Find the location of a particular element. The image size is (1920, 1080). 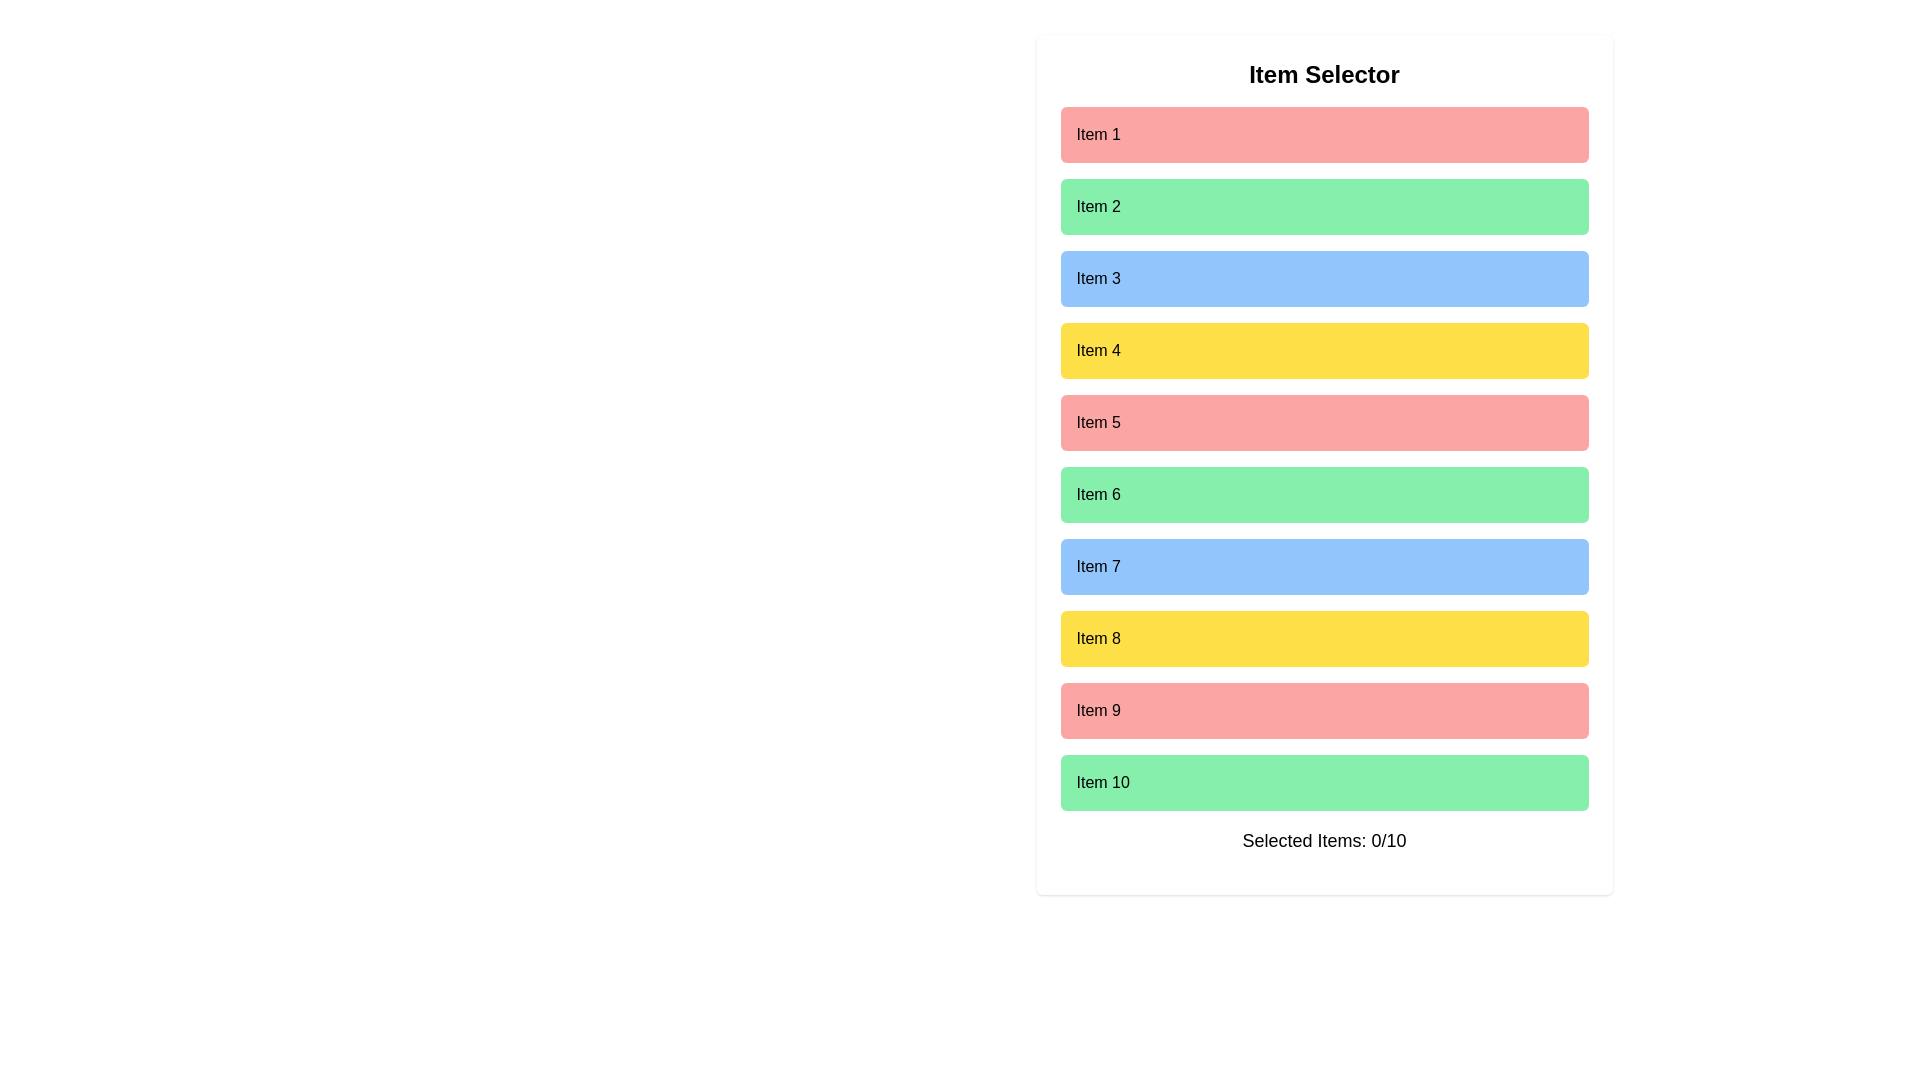

the first item in the list labeled 'Item 1', which is a Button-like list item at the top of the vertically stacked list is located at coordinates (1324, 135).